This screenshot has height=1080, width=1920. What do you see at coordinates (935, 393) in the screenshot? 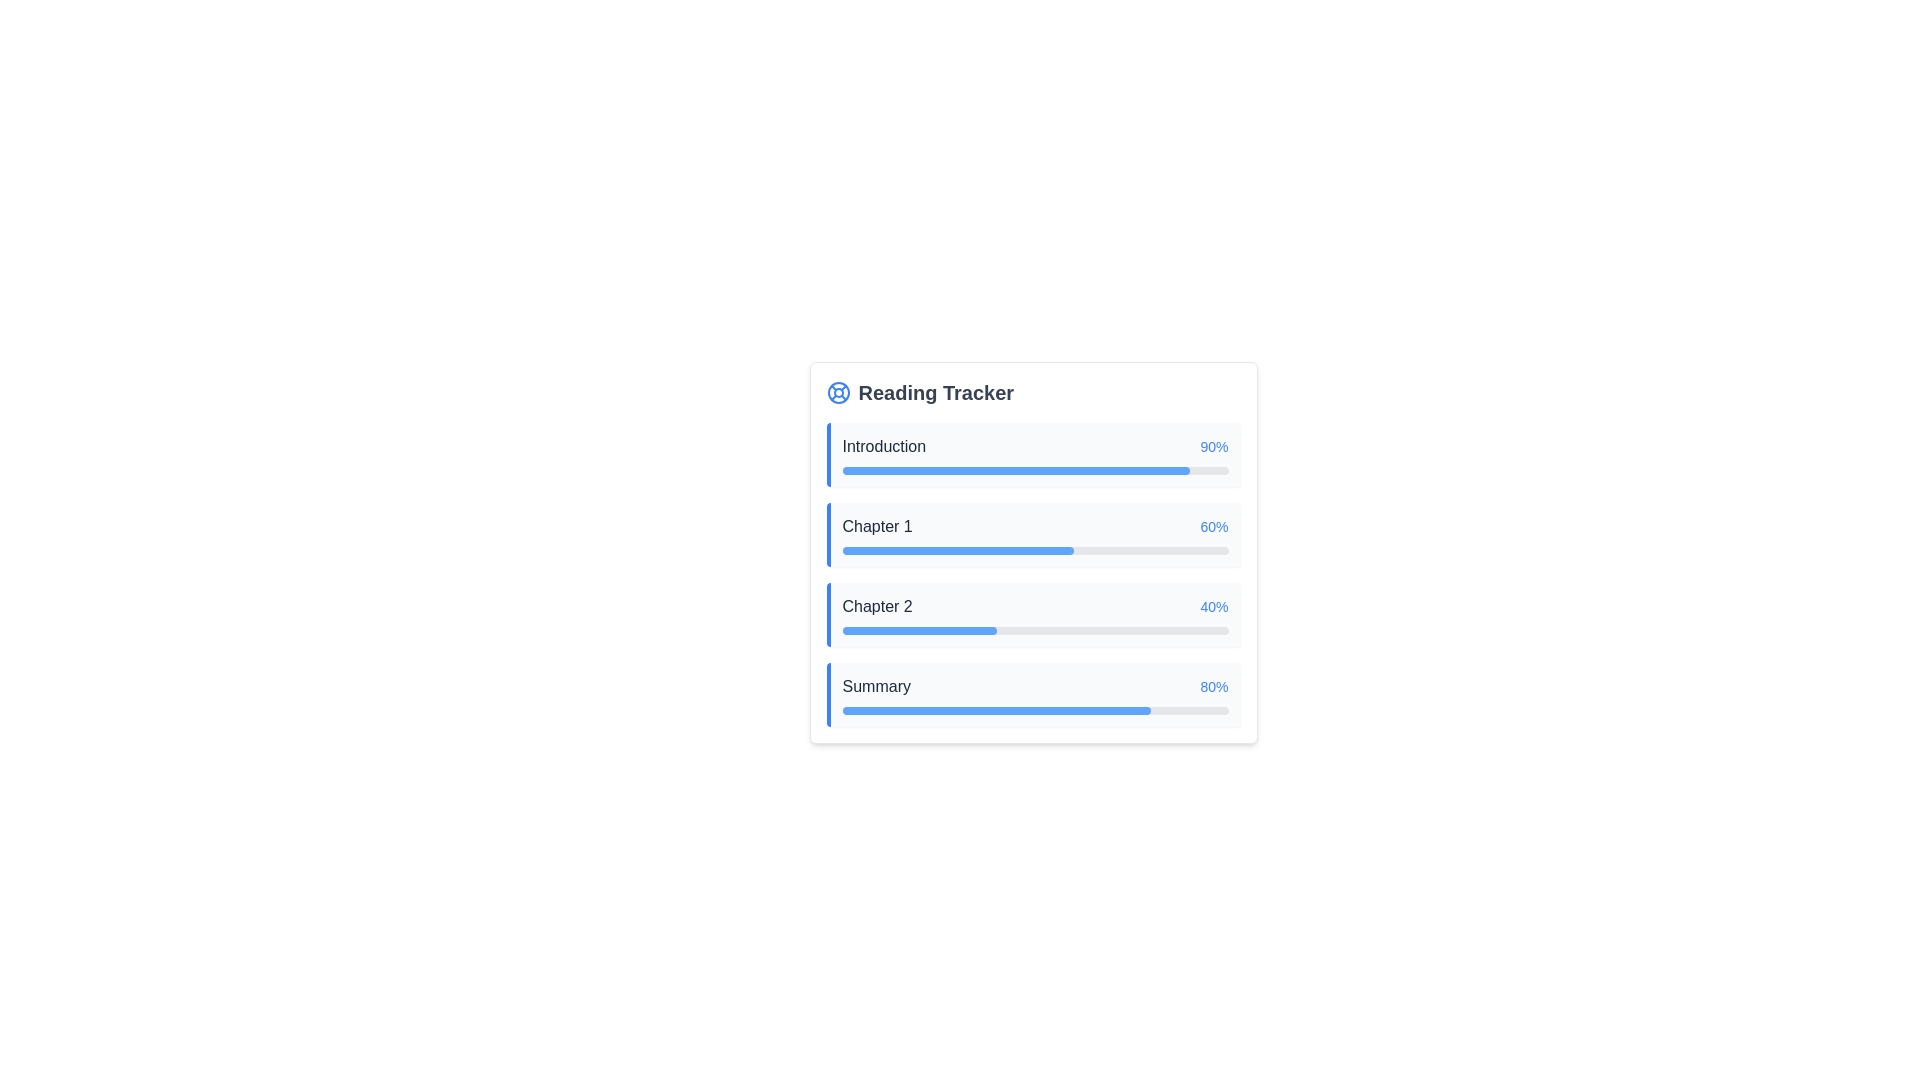
I see `the Text Element indicating the purpose of tracking reading progress, located at the top-left corner of the progress tracking card interface` at bounding box center [935, 393].